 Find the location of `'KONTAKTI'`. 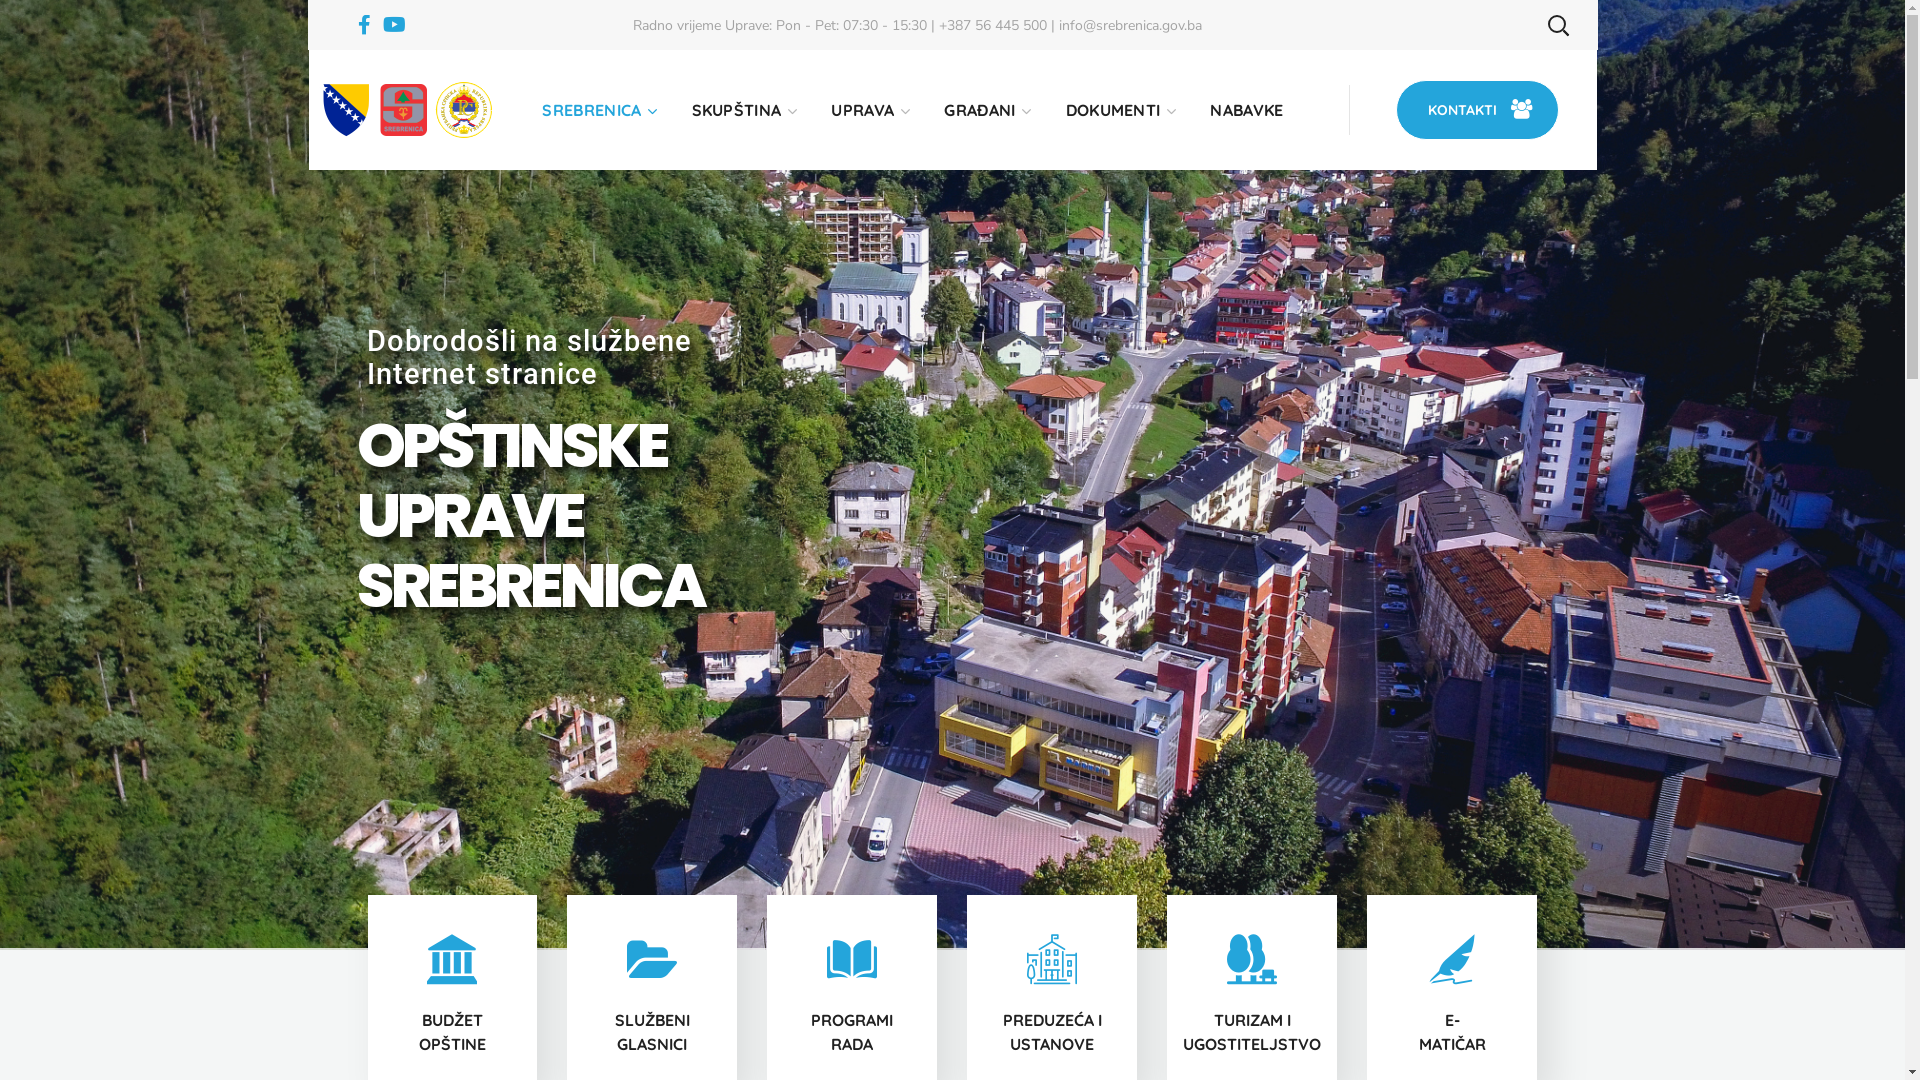

'KONTAKTI' is located at coordinates (1395, 110).